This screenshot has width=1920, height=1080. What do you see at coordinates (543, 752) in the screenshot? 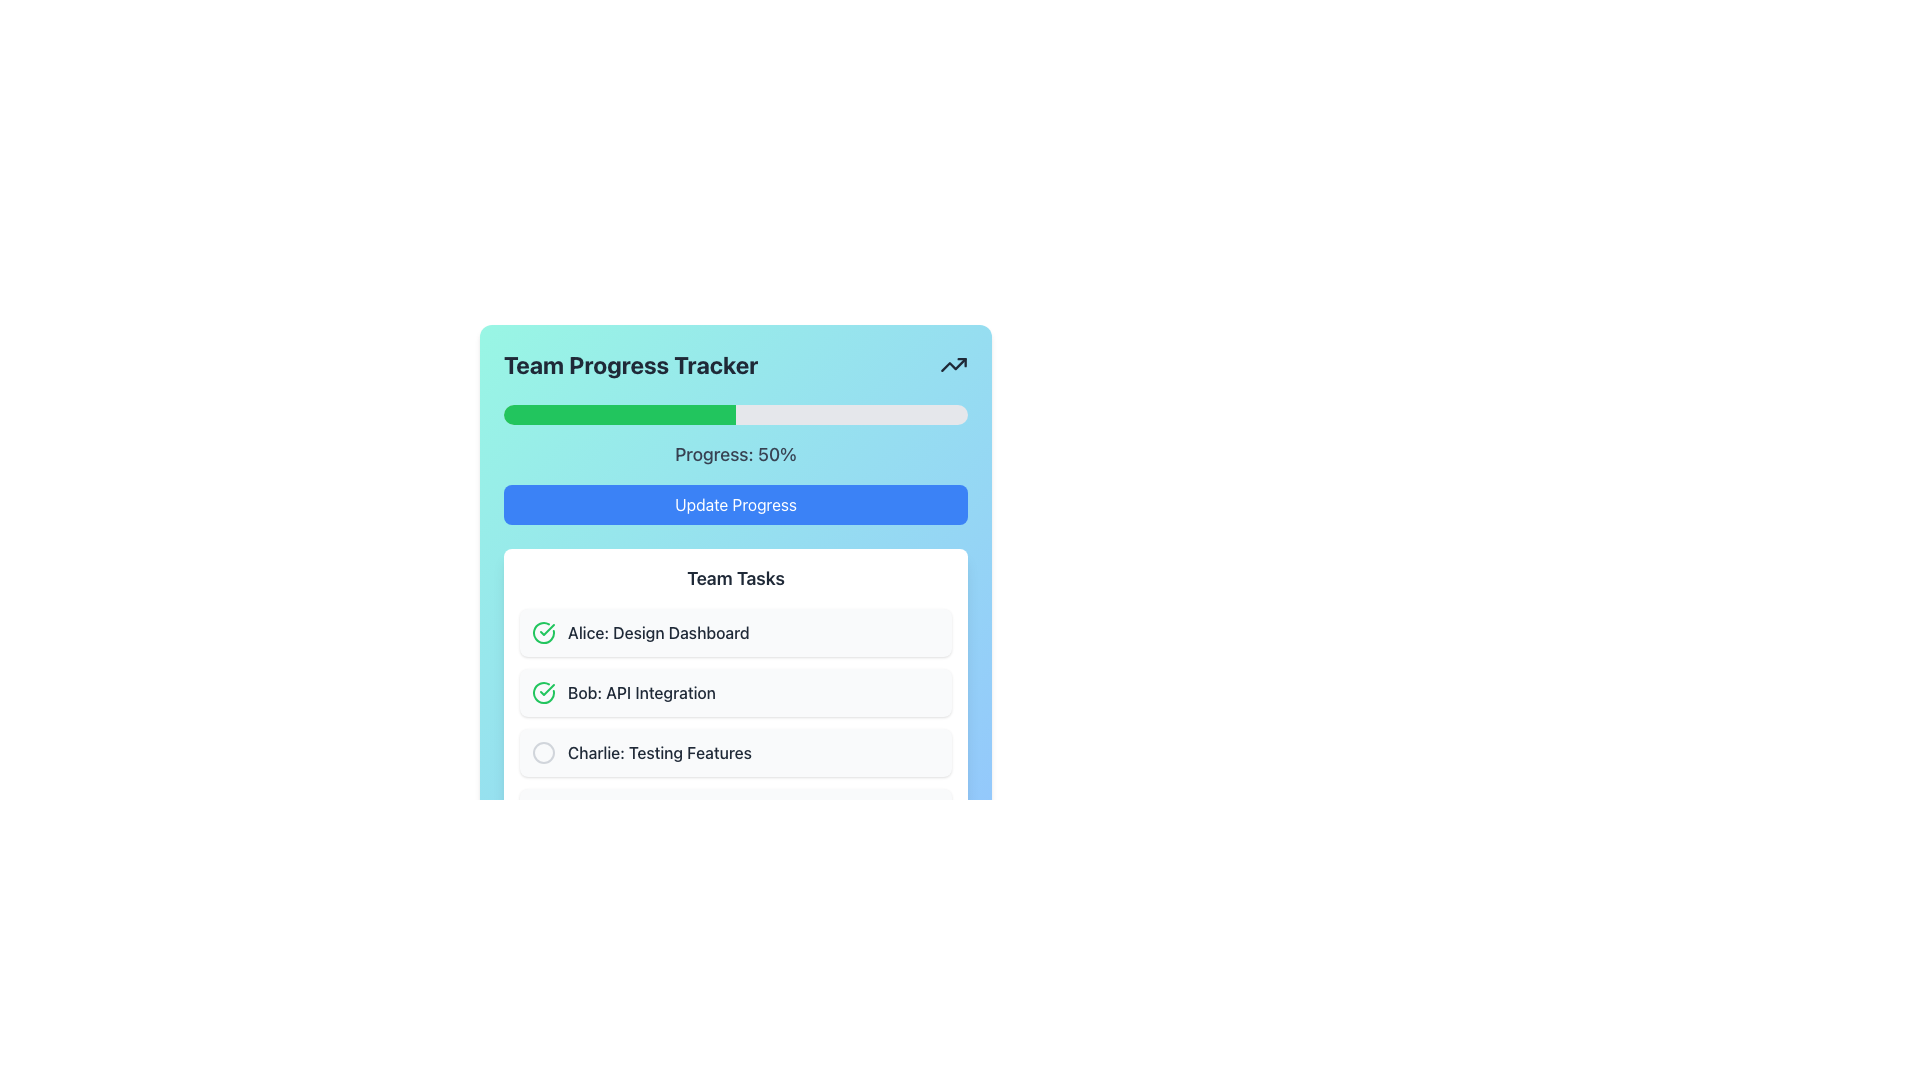
I see `the Circular Icon which serves as a visual indicator, located at the leftmost end of the rectangular box labeled 'Charlie: Testing Features'` at bounding box center [543, 752].